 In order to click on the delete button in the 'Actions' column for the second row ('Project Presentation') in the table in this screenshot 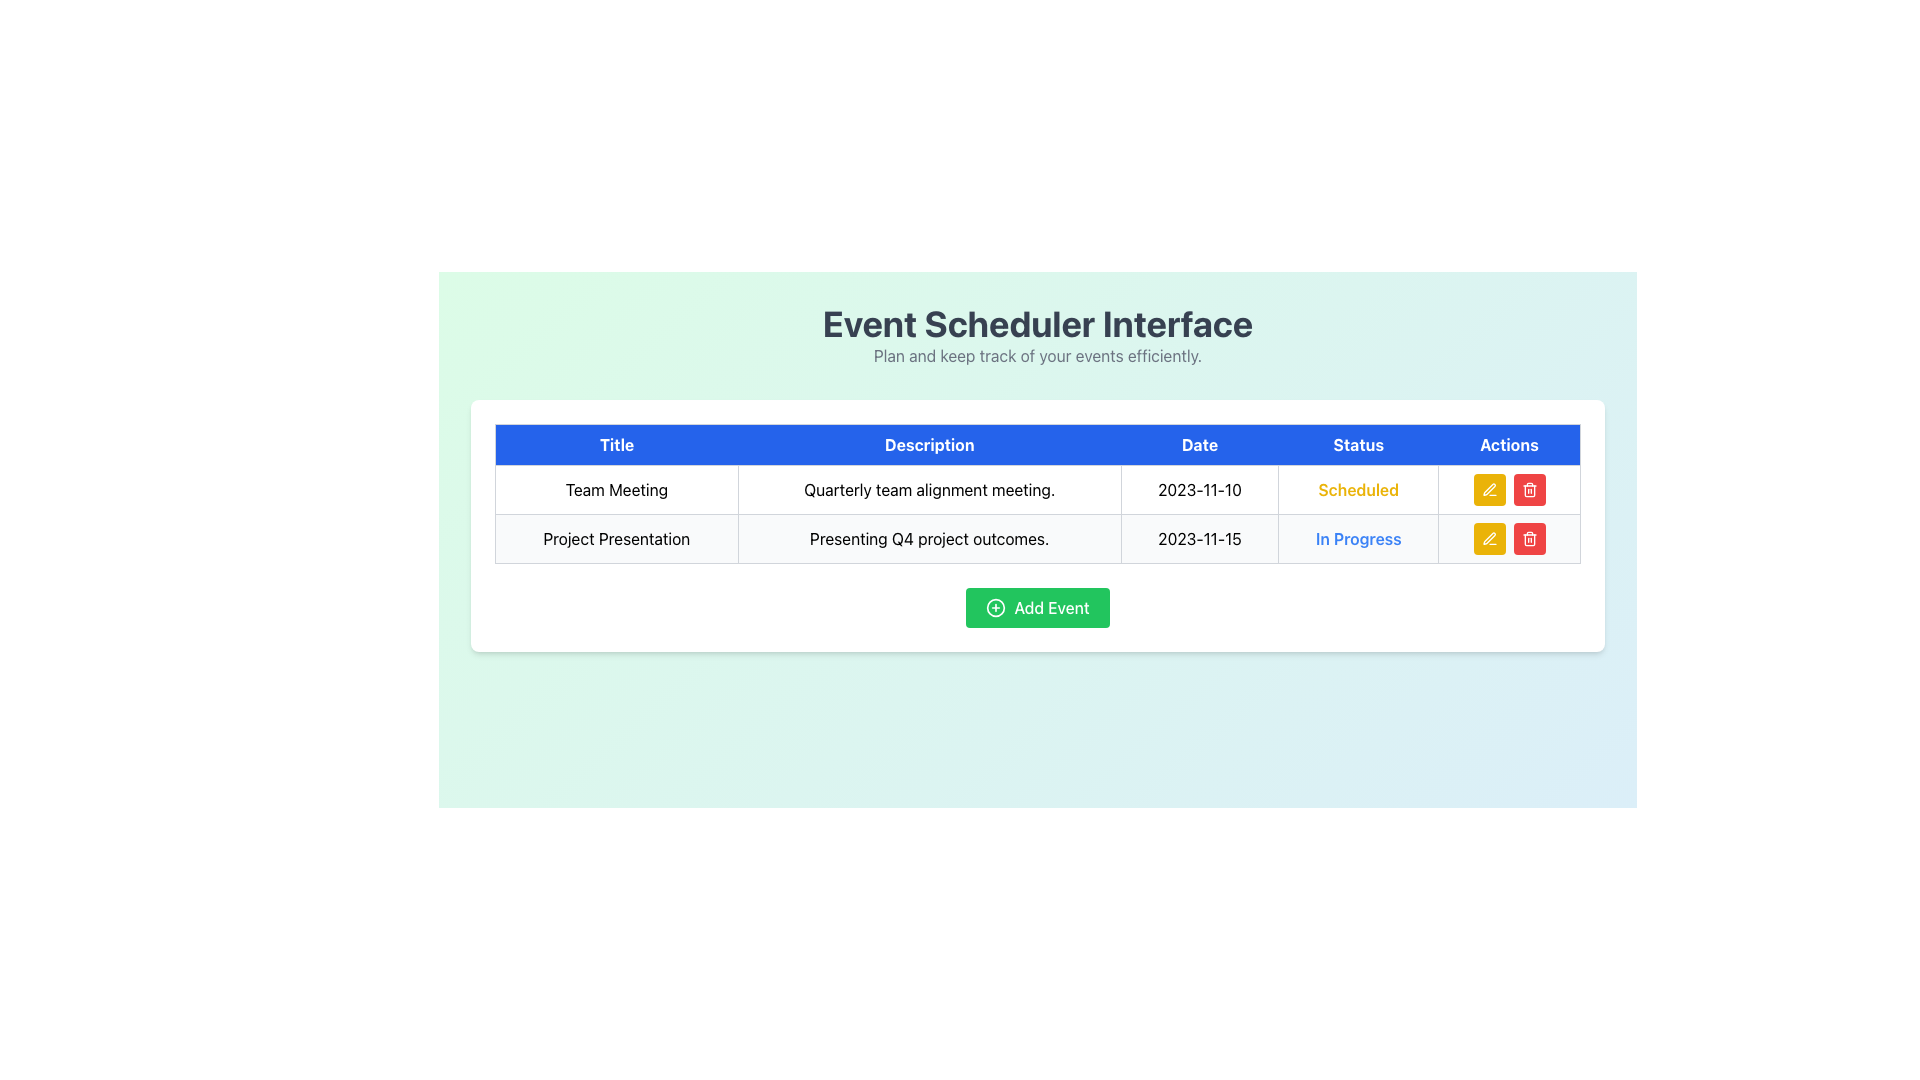, I will do `click(1528, 489)`.